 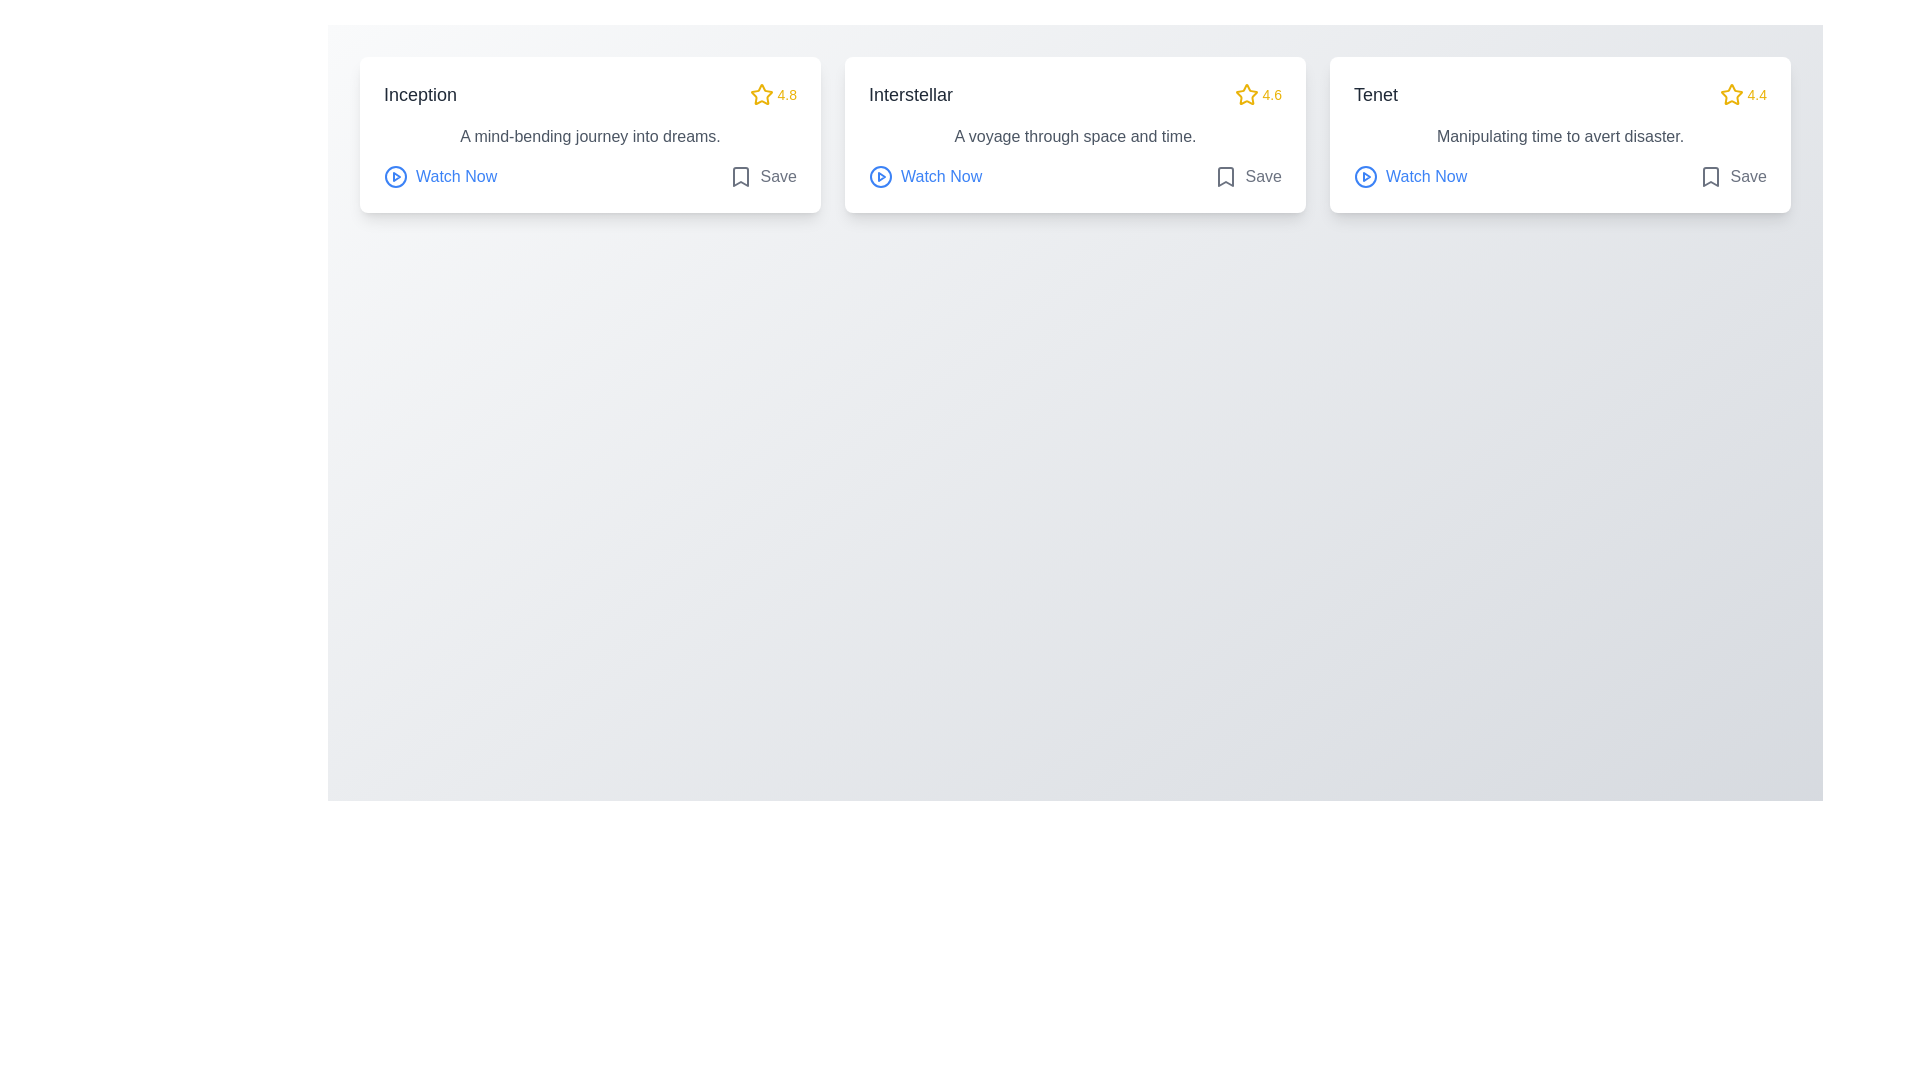 I want to click on the save button located in the bottom-right corner of the second card in a horizontal list of cards, so click(x=1246, y=176).